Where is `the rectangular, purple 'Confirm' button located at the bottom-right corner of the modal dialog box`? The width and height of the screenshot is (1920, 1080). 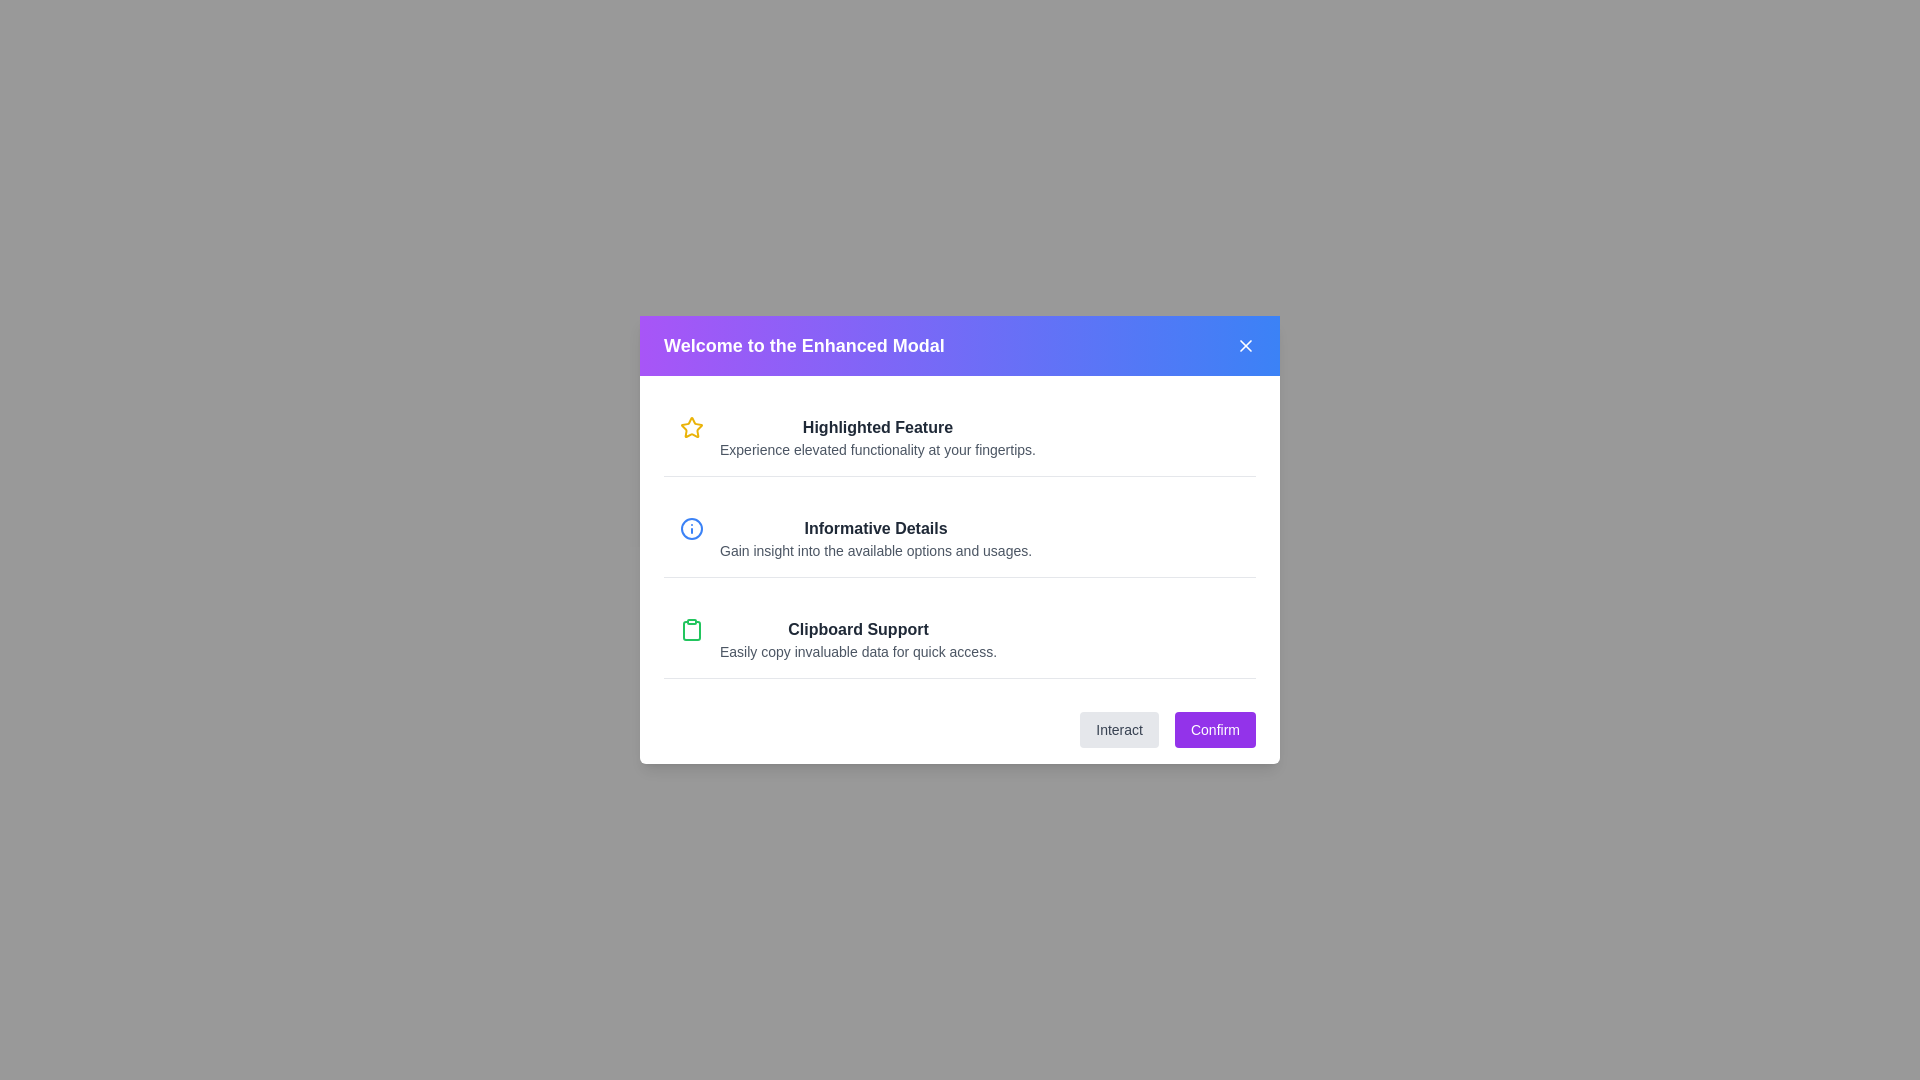
the rectangular, purple 'Confirm' button located at the bottom-right corner of the modal dialog box is located at coordinates (1214, 729).